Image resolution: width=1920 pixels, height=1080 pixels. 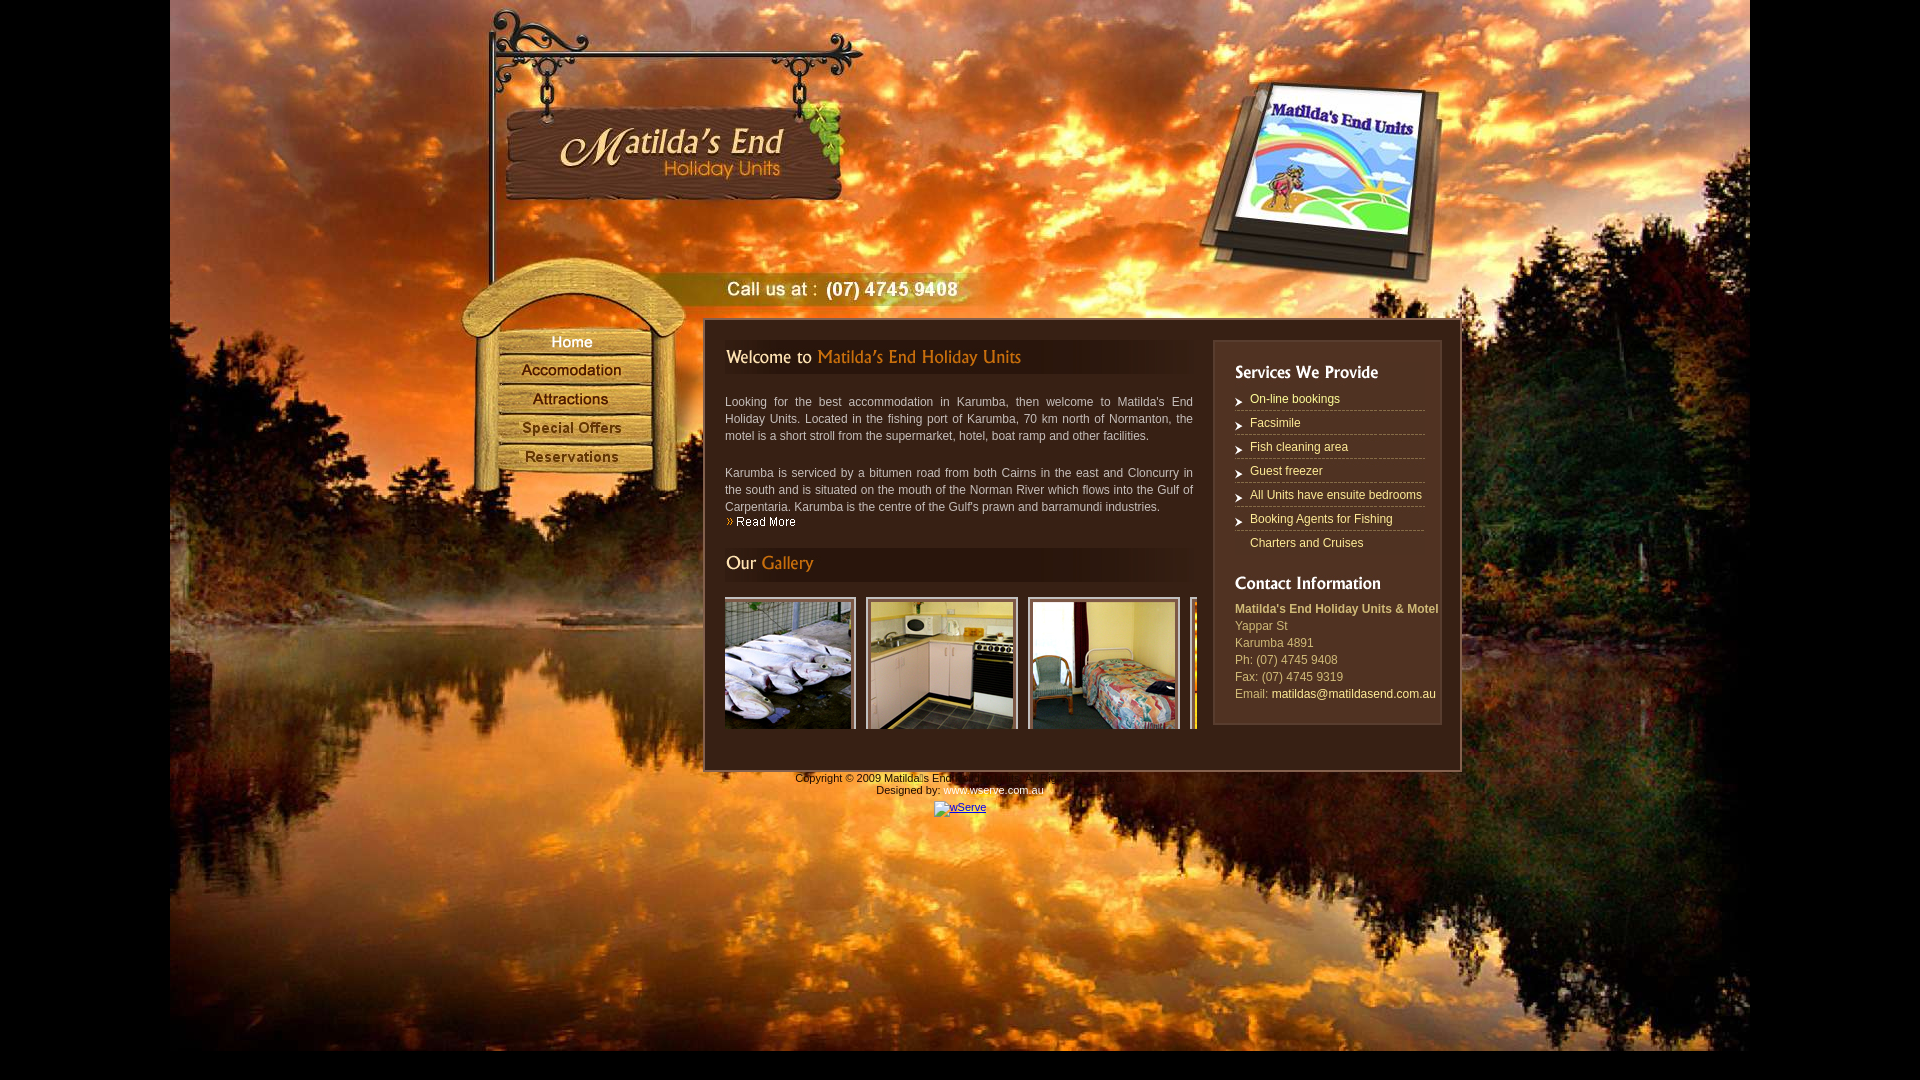 What do you see at coordinates (1295, 398) in the screenshot?
I see `'On-line bookings'` at bounding box center [1295, 398].